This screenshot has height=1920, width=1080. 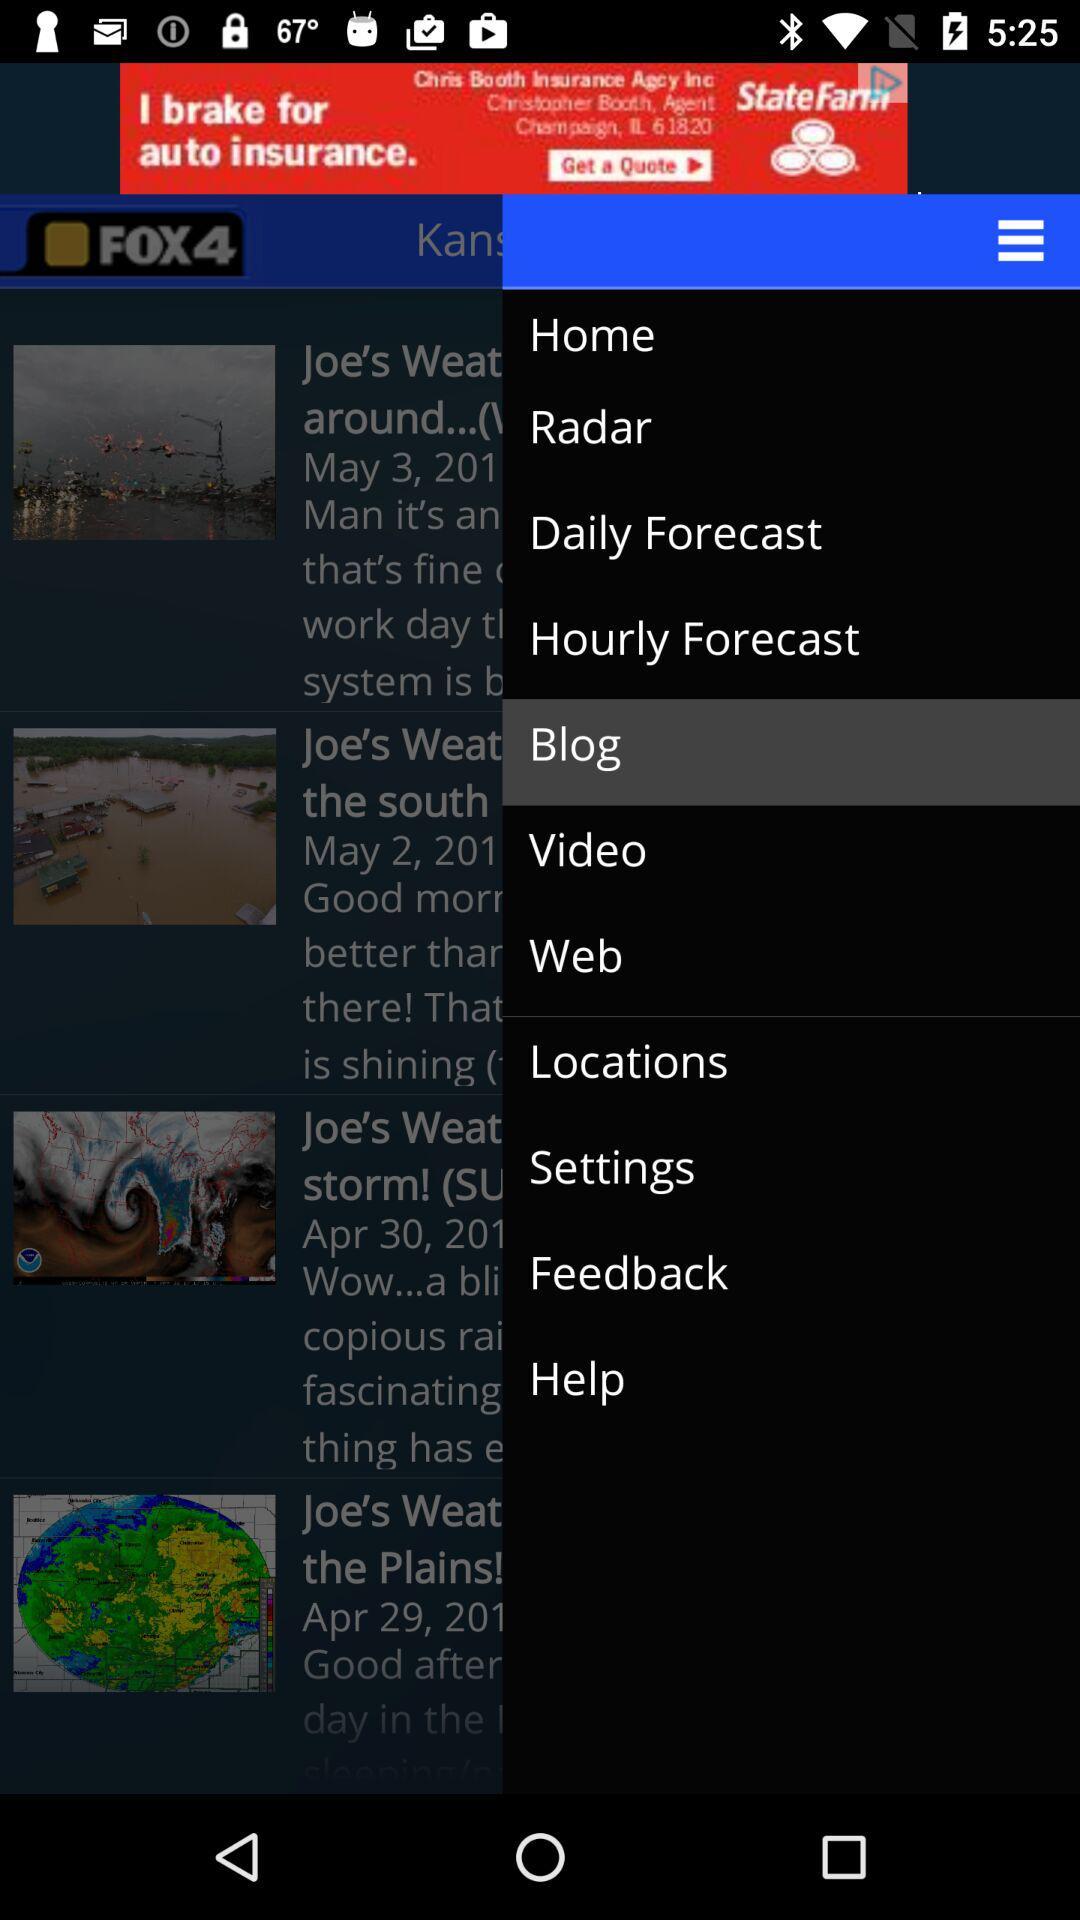 I want to click on item below may 3 2017, so click(x=774, y=533).